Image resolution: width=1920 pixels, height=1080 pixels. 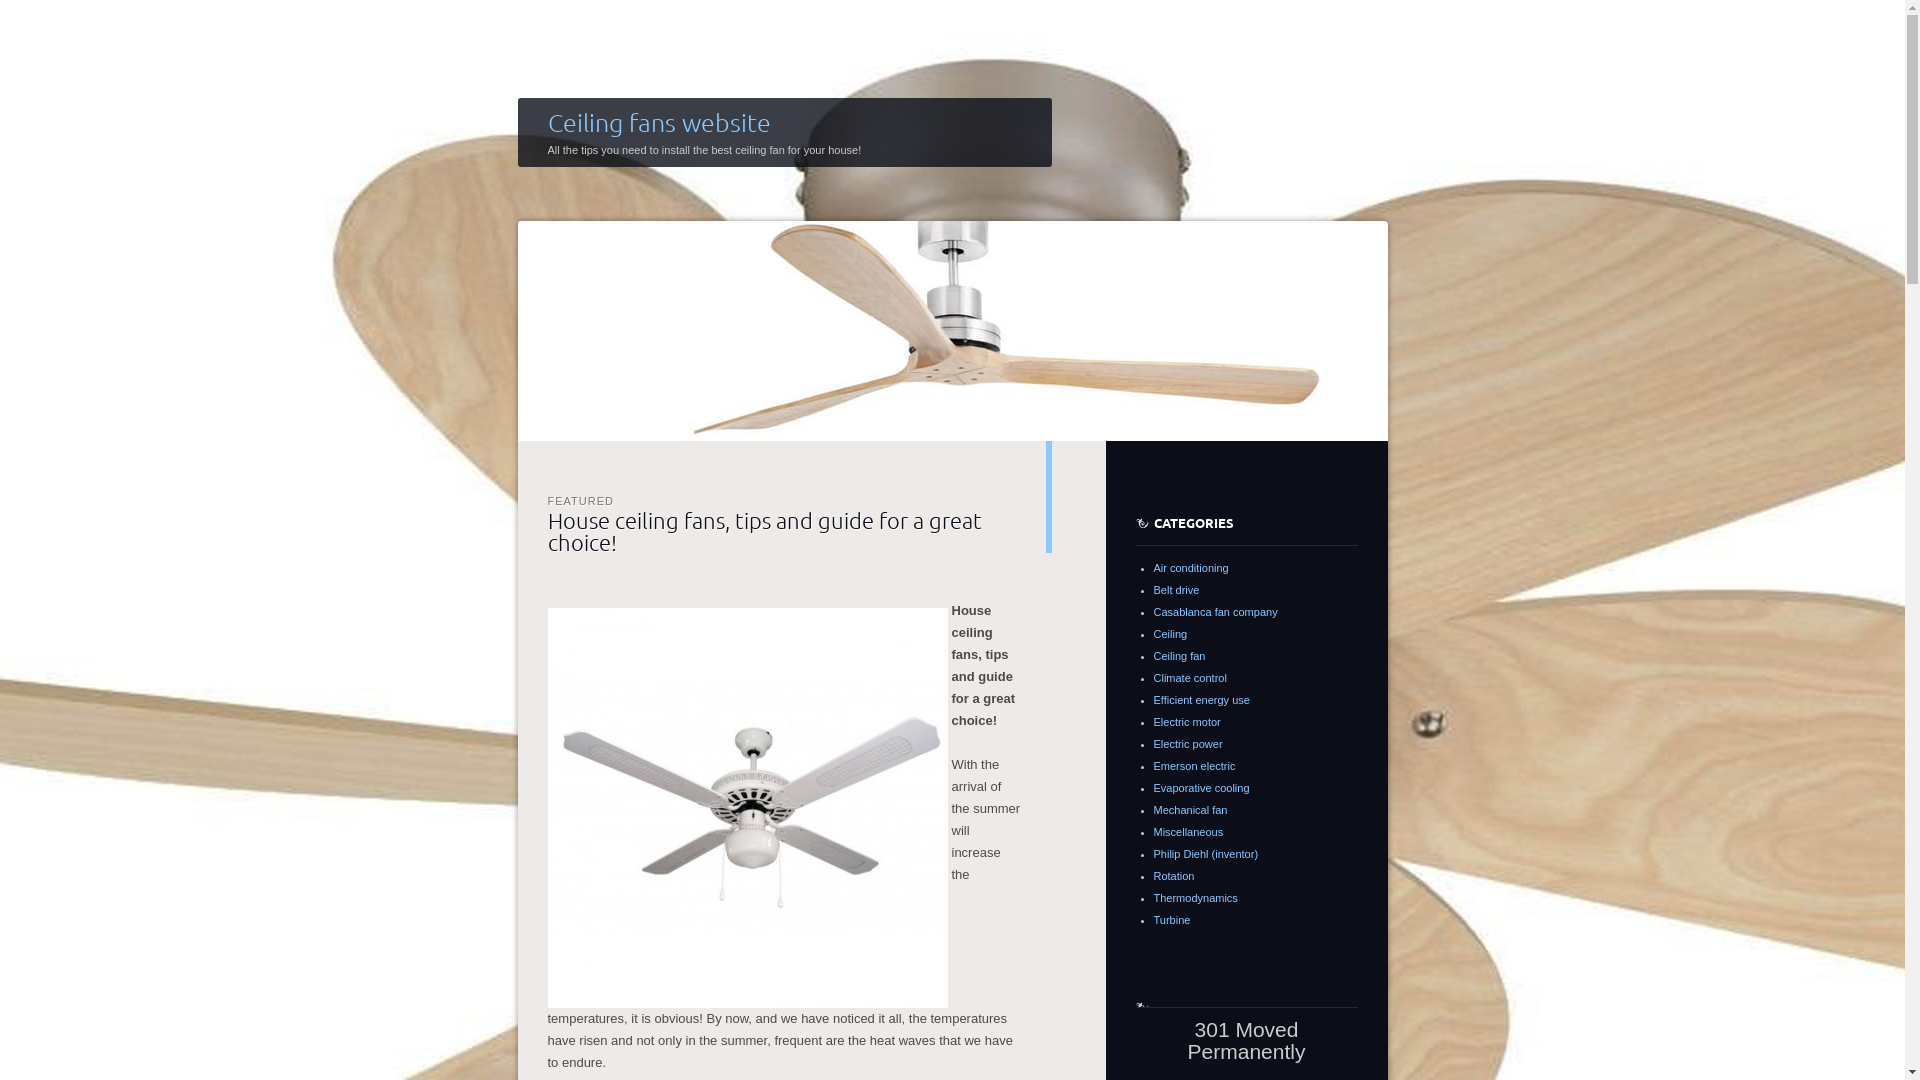 What do you see at coordinates (1189, 832) in the screenshot?
I see `'Miscellaneous'` at bounding box center [1189, 832].